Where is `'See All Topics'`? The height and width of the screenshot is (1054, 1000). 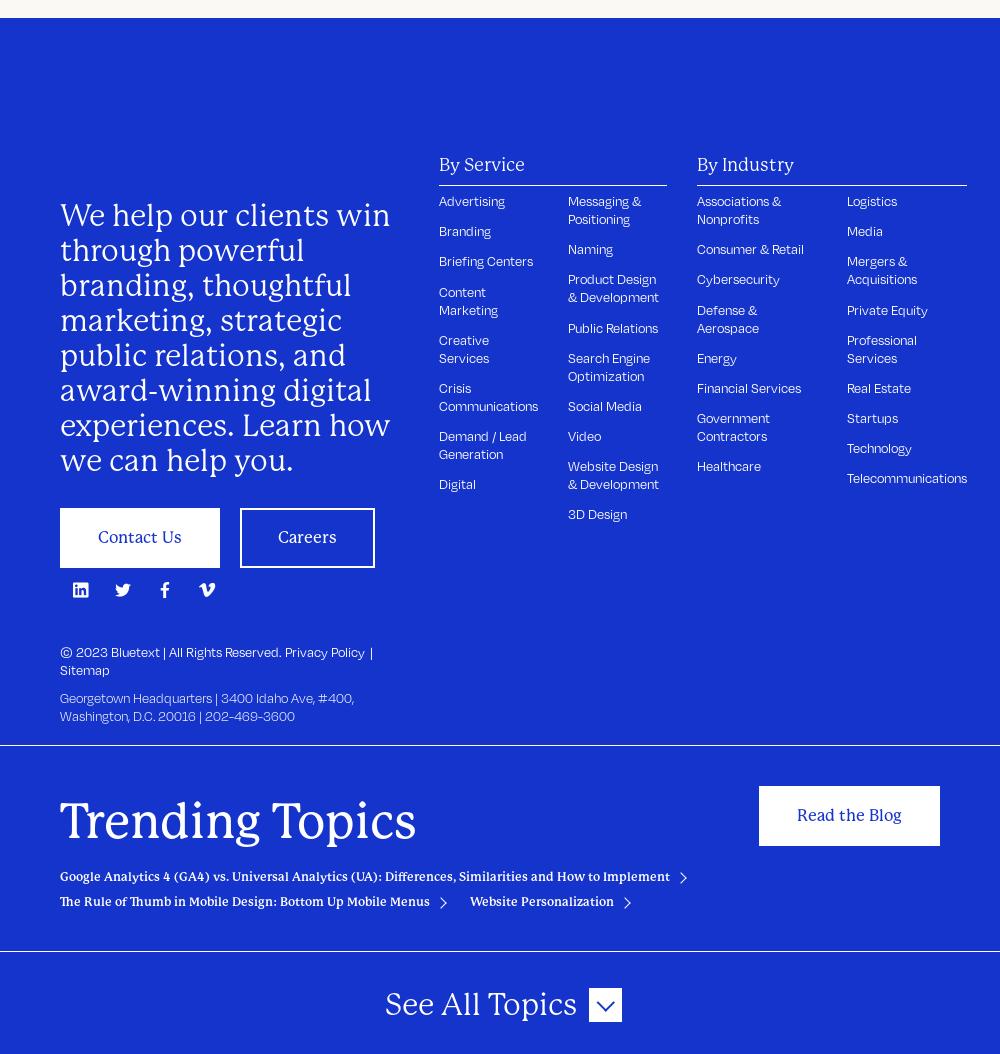 'See All Topics' is located at coordinates (384, 1003).